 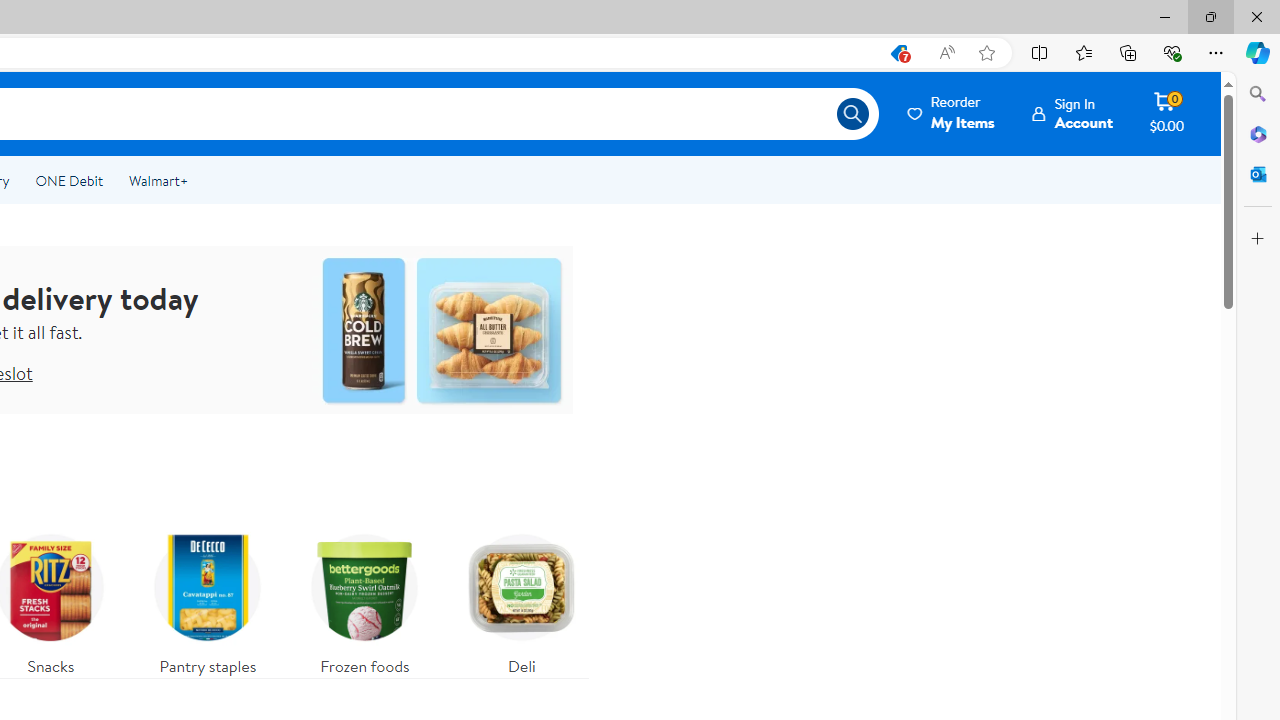 I want to click on 'Pantry staples', so click(x=208, y=598).